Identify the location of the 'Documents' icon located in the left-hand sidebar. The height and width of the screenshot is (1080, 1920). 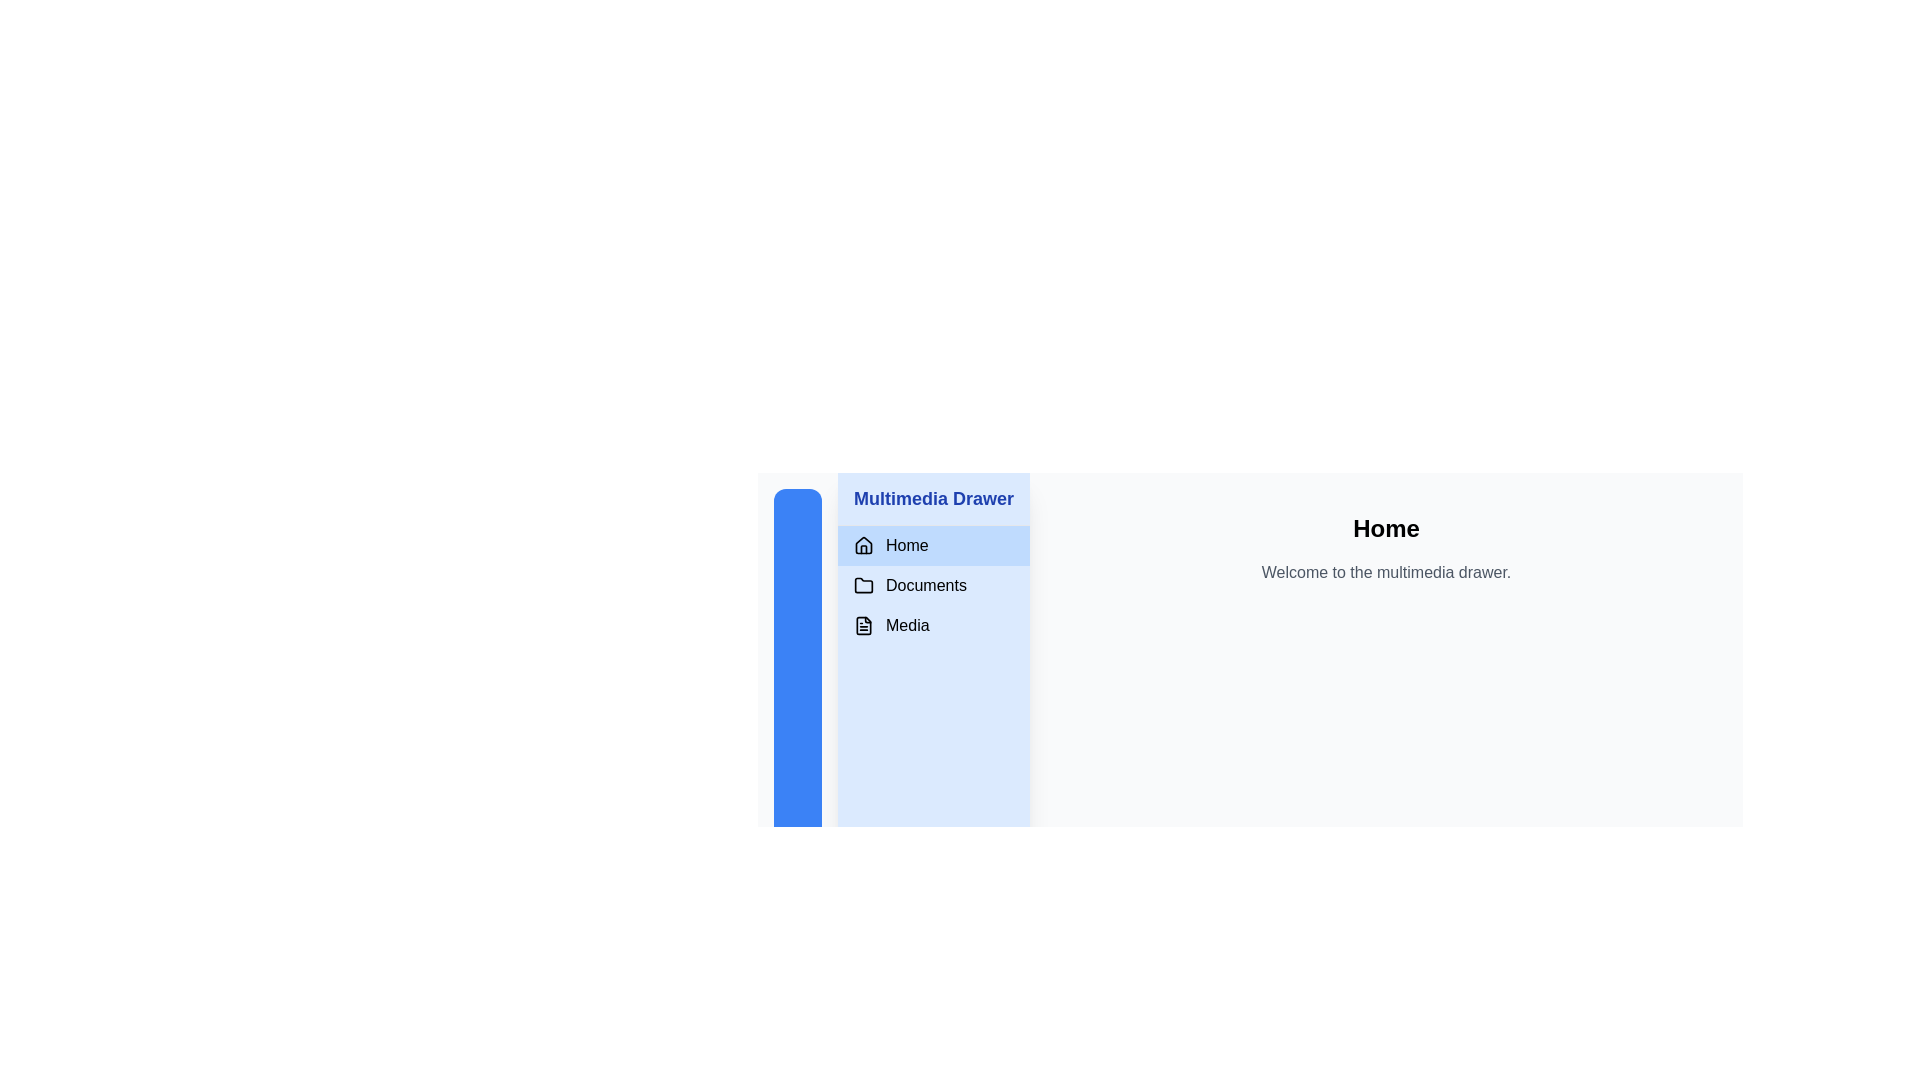
(864, 585).